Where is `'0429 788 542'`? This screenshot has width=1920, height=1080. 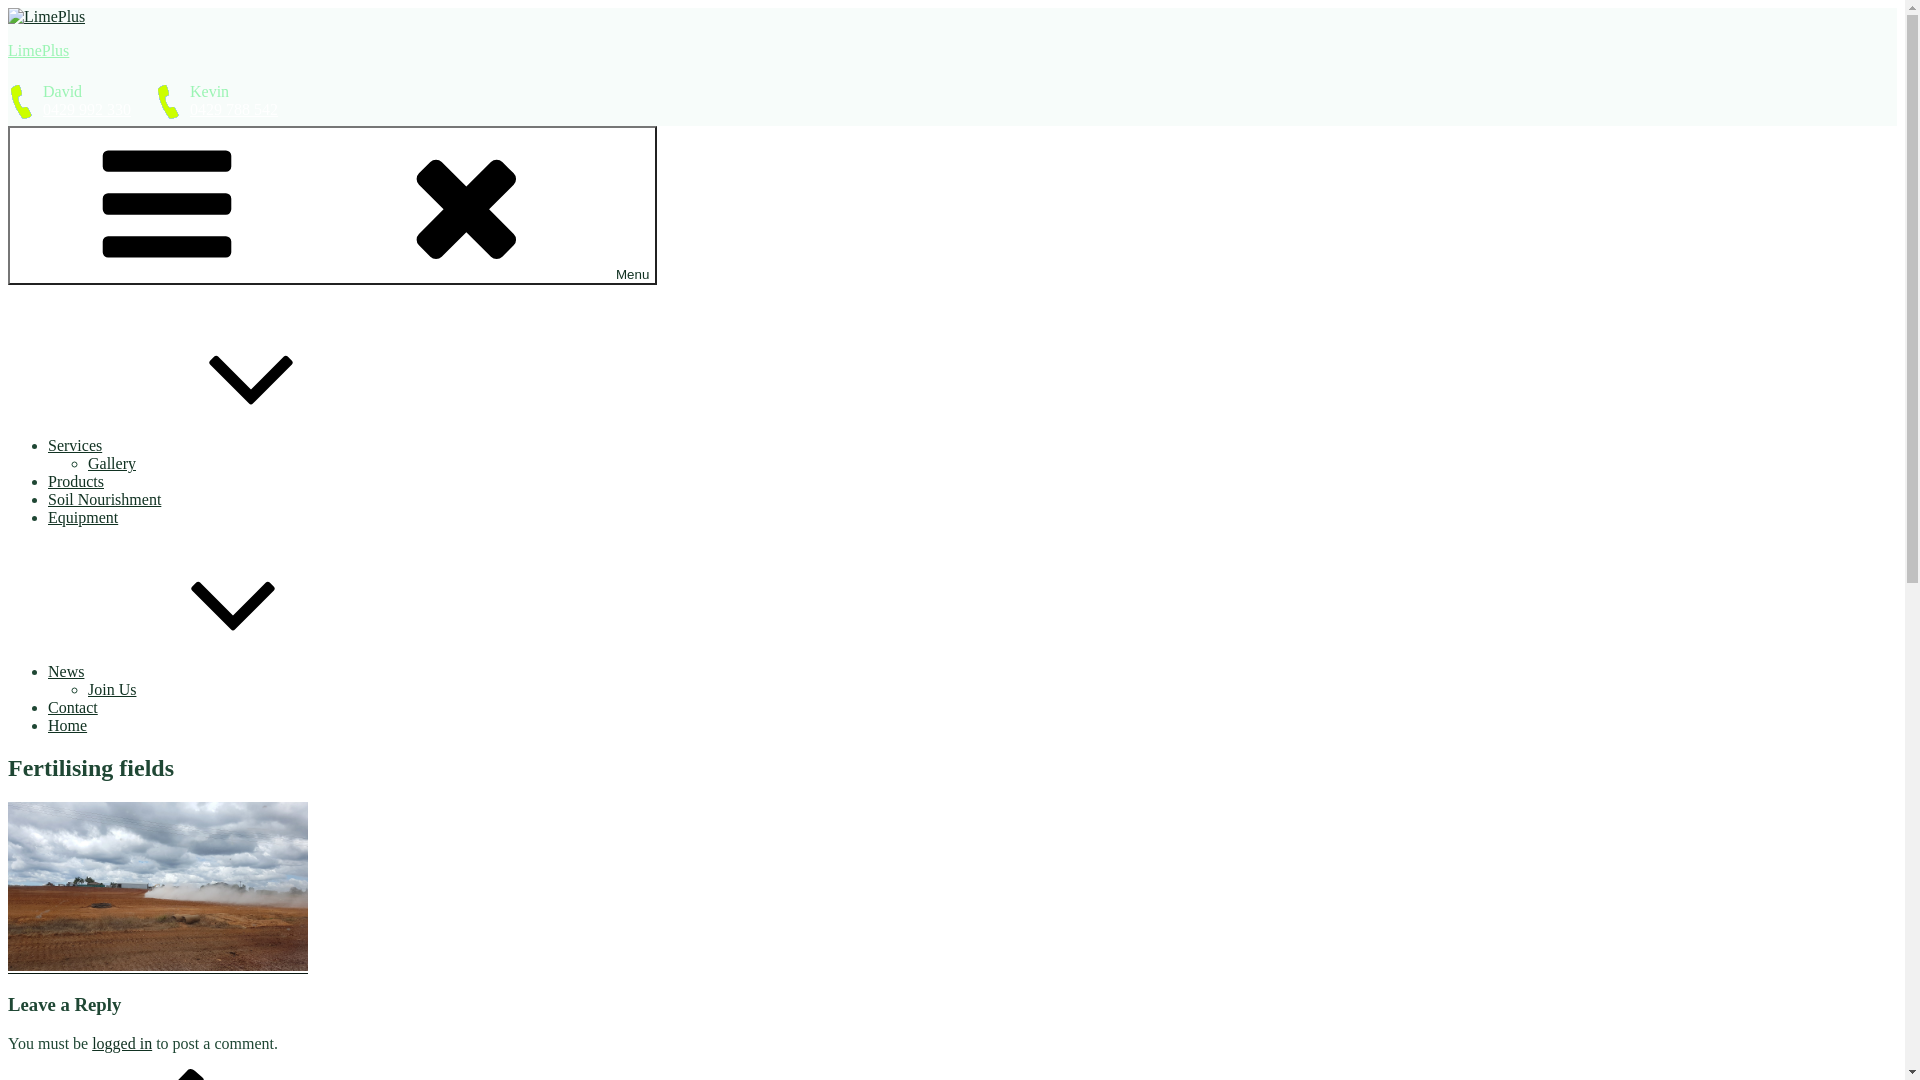
'0429 788 542' is located at coordinates (234, 109).